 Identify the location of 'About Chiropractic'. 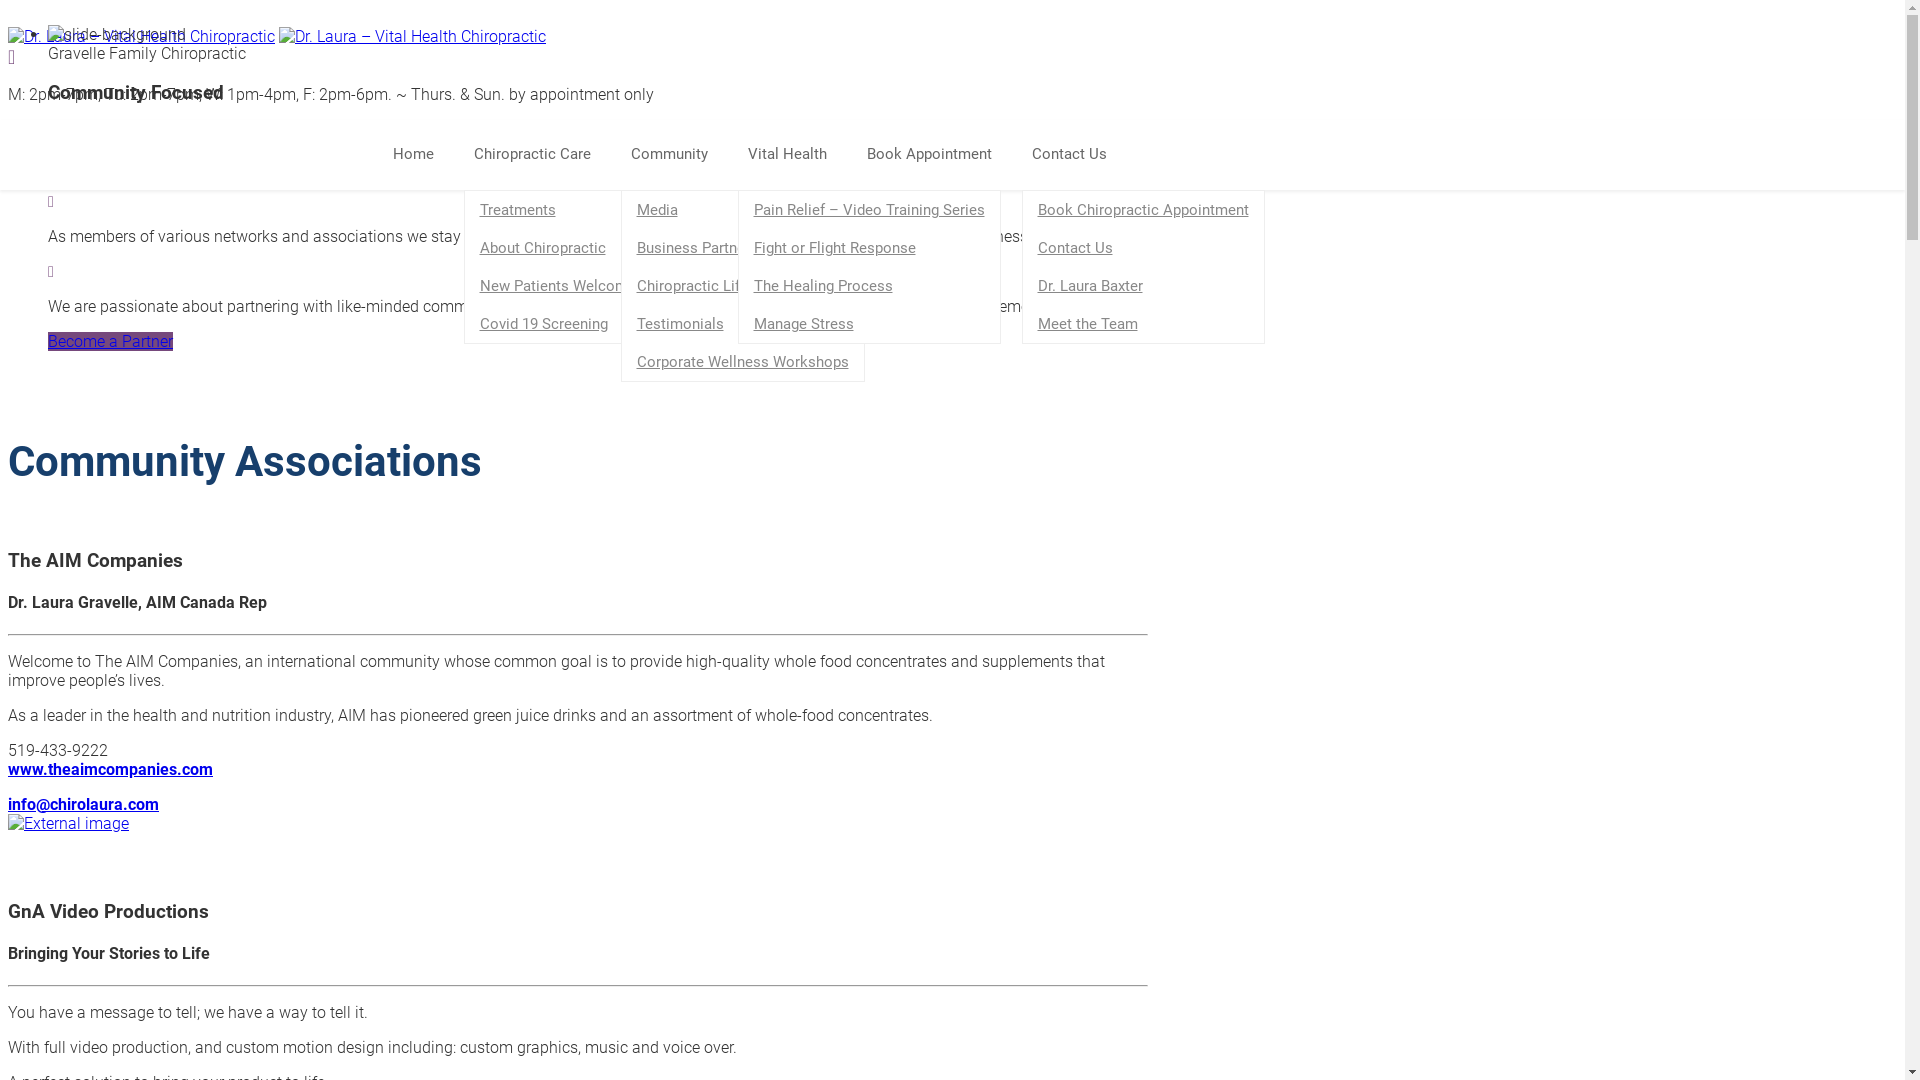
(557, 246).